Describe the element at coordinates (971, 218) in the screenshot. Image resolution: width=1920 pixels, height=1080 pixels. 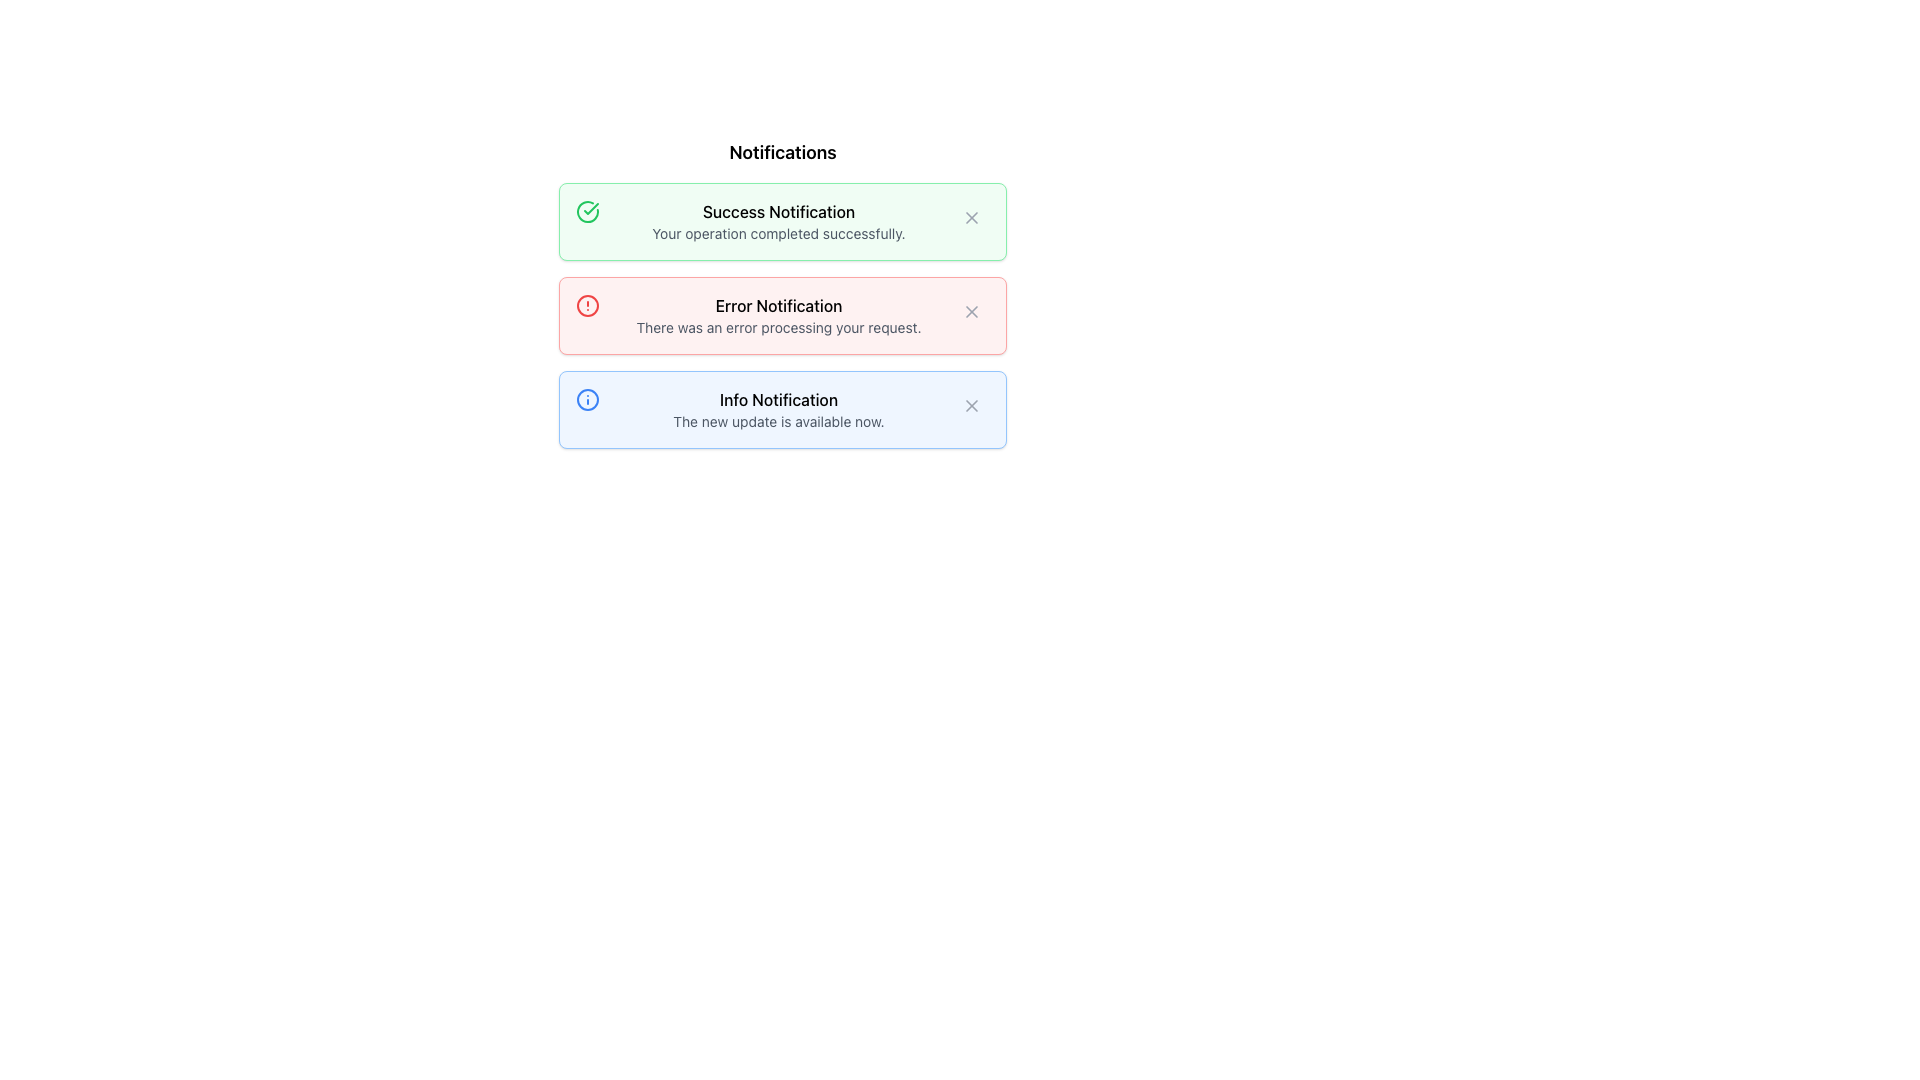
I see `the small gray cross icon button located in the top-right corner of the success notification modal` at that location.